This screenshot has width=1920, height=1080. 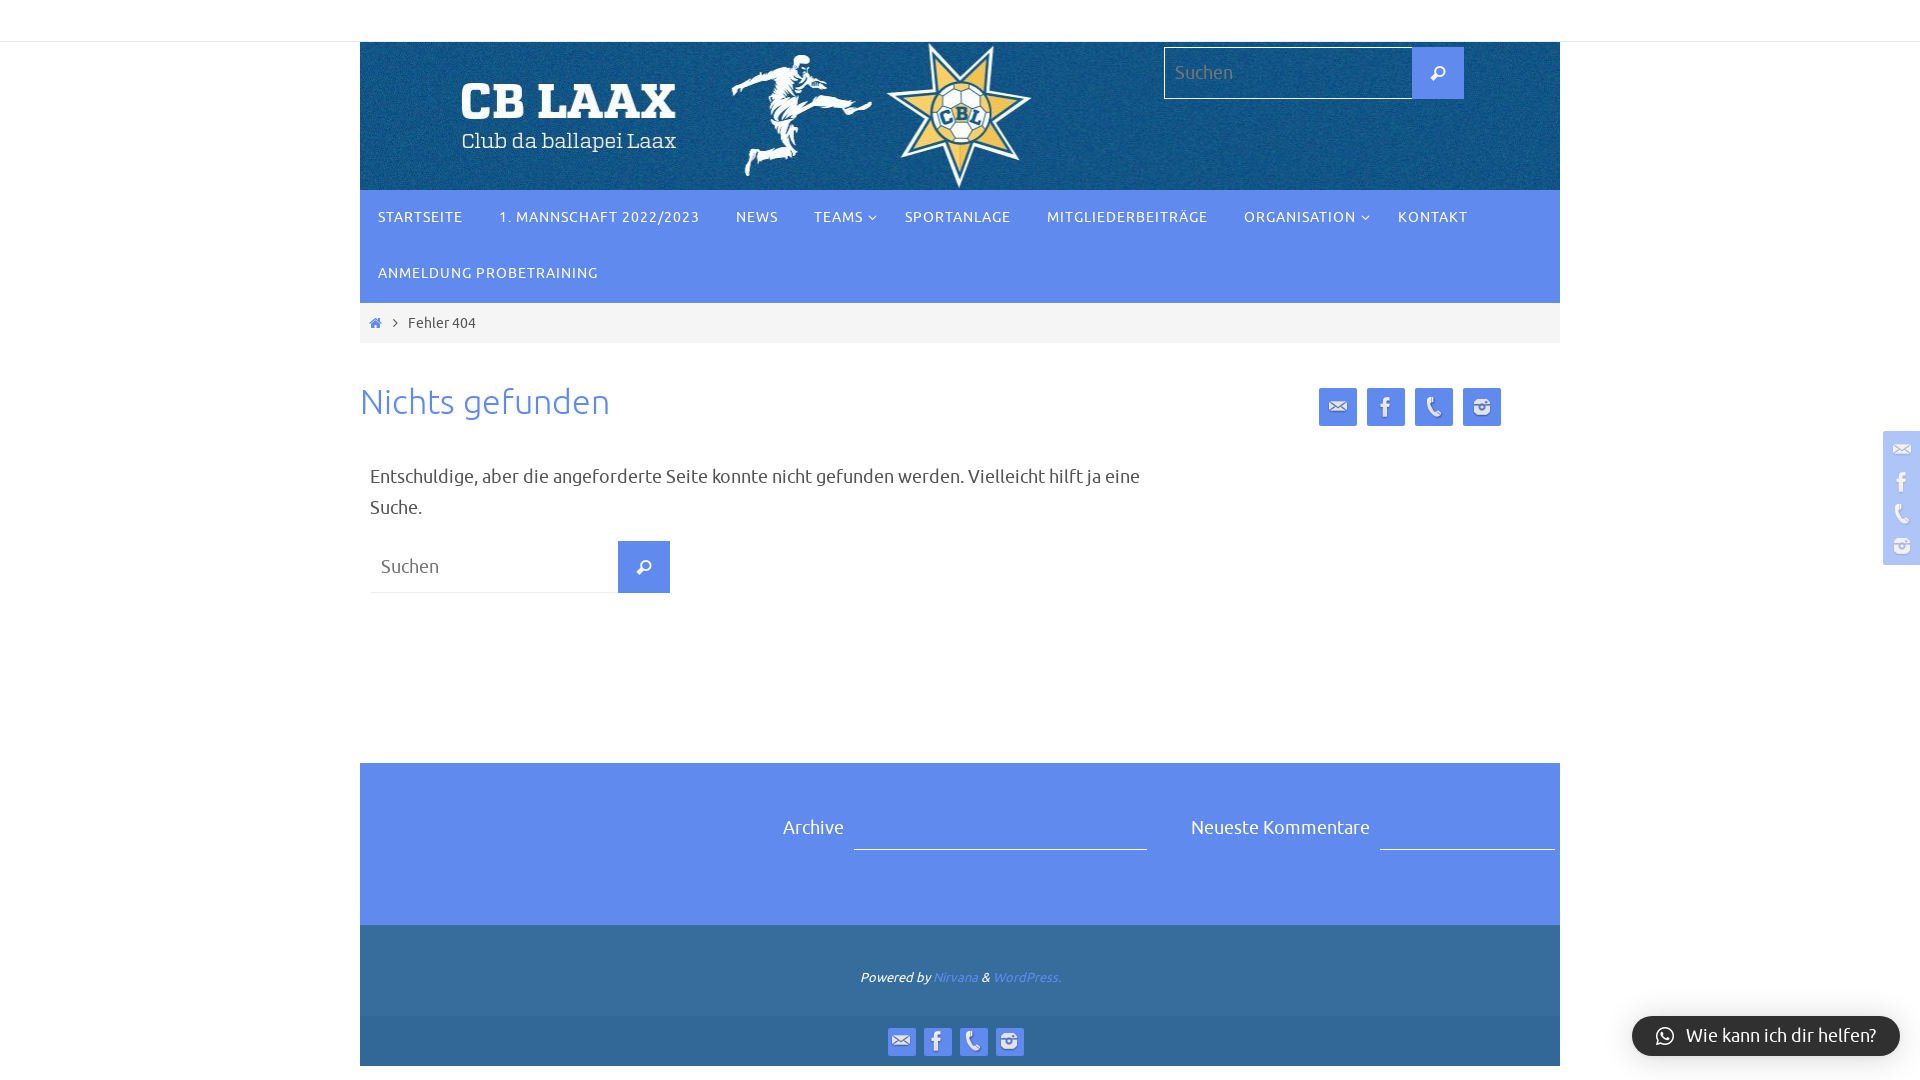 I want to click on 'Contact', so click(x=900, y=1040).